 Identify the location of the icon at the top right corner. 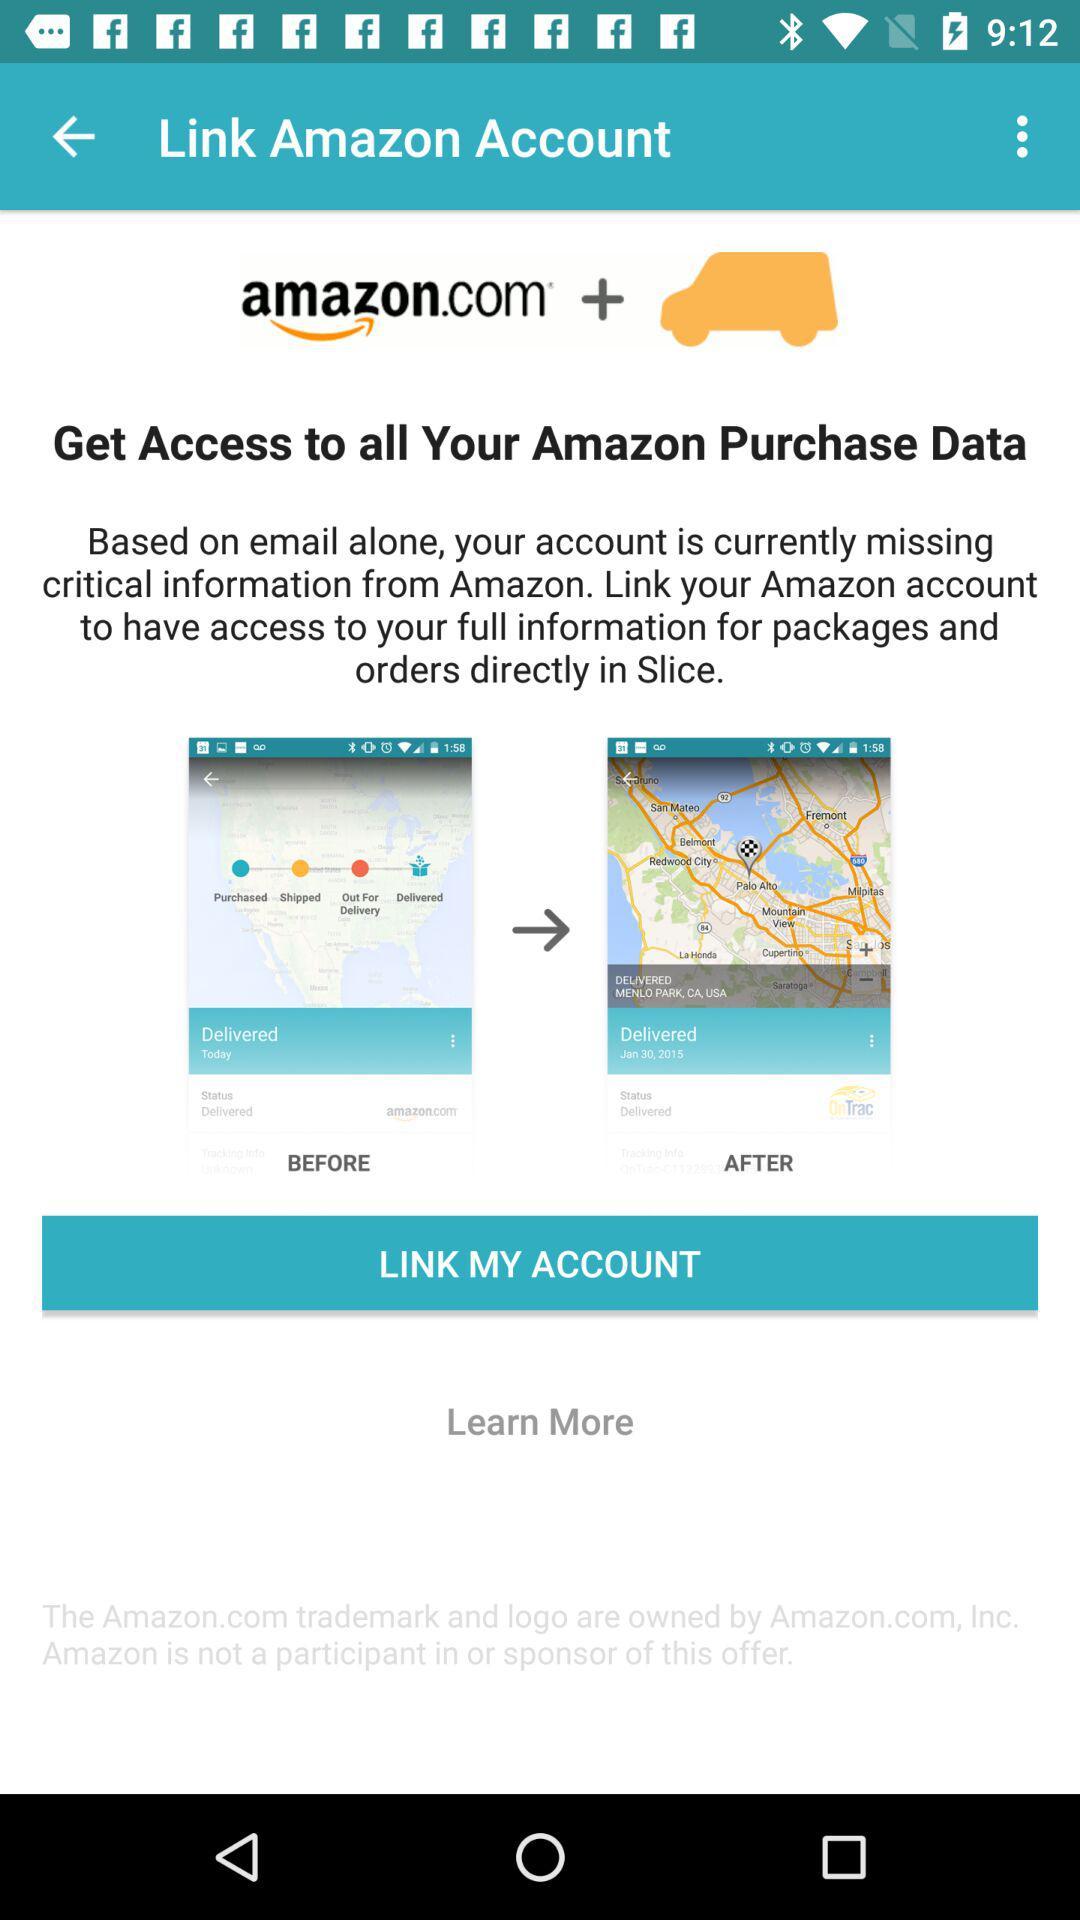
(1027, 135).